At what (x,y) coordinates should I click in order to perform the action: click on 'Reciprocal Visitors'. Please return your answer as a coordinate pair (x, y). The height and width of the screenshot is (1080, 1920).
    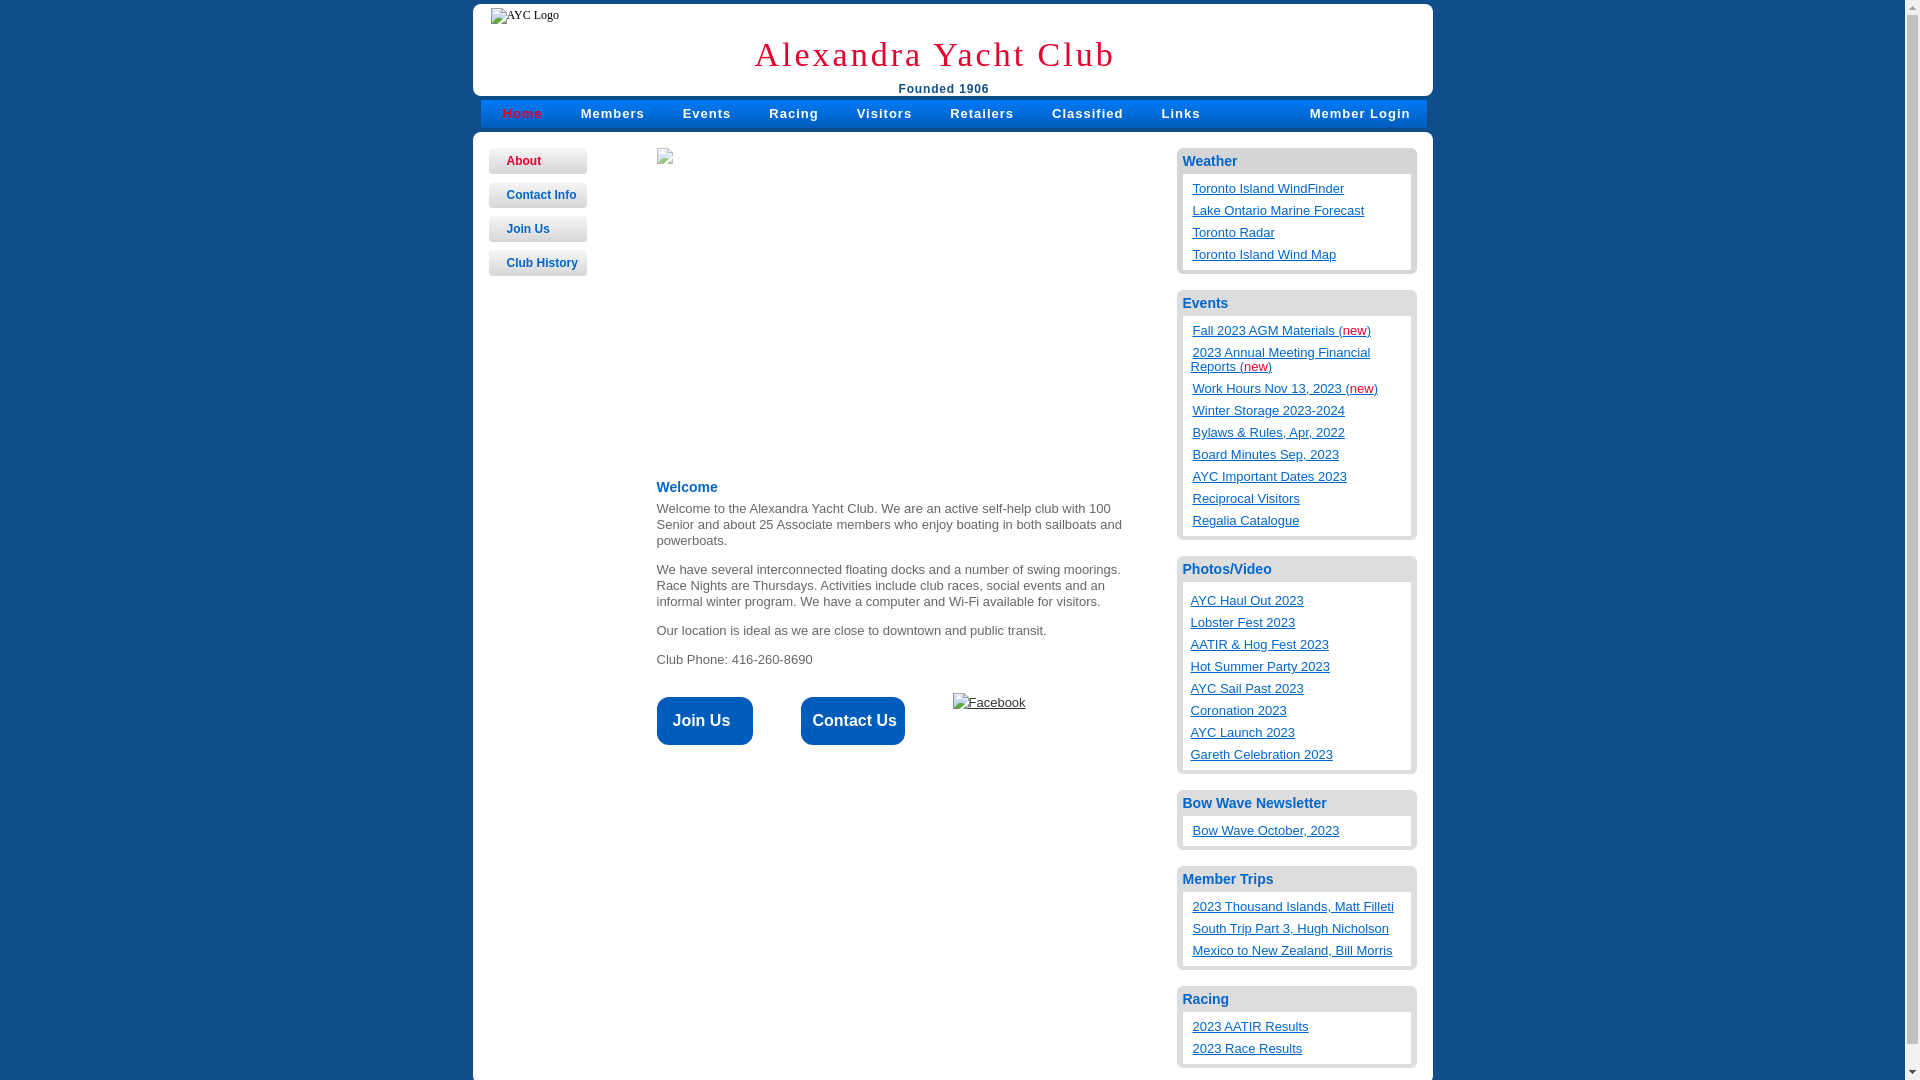
    Looking at the image, I should click on (1300, 494).